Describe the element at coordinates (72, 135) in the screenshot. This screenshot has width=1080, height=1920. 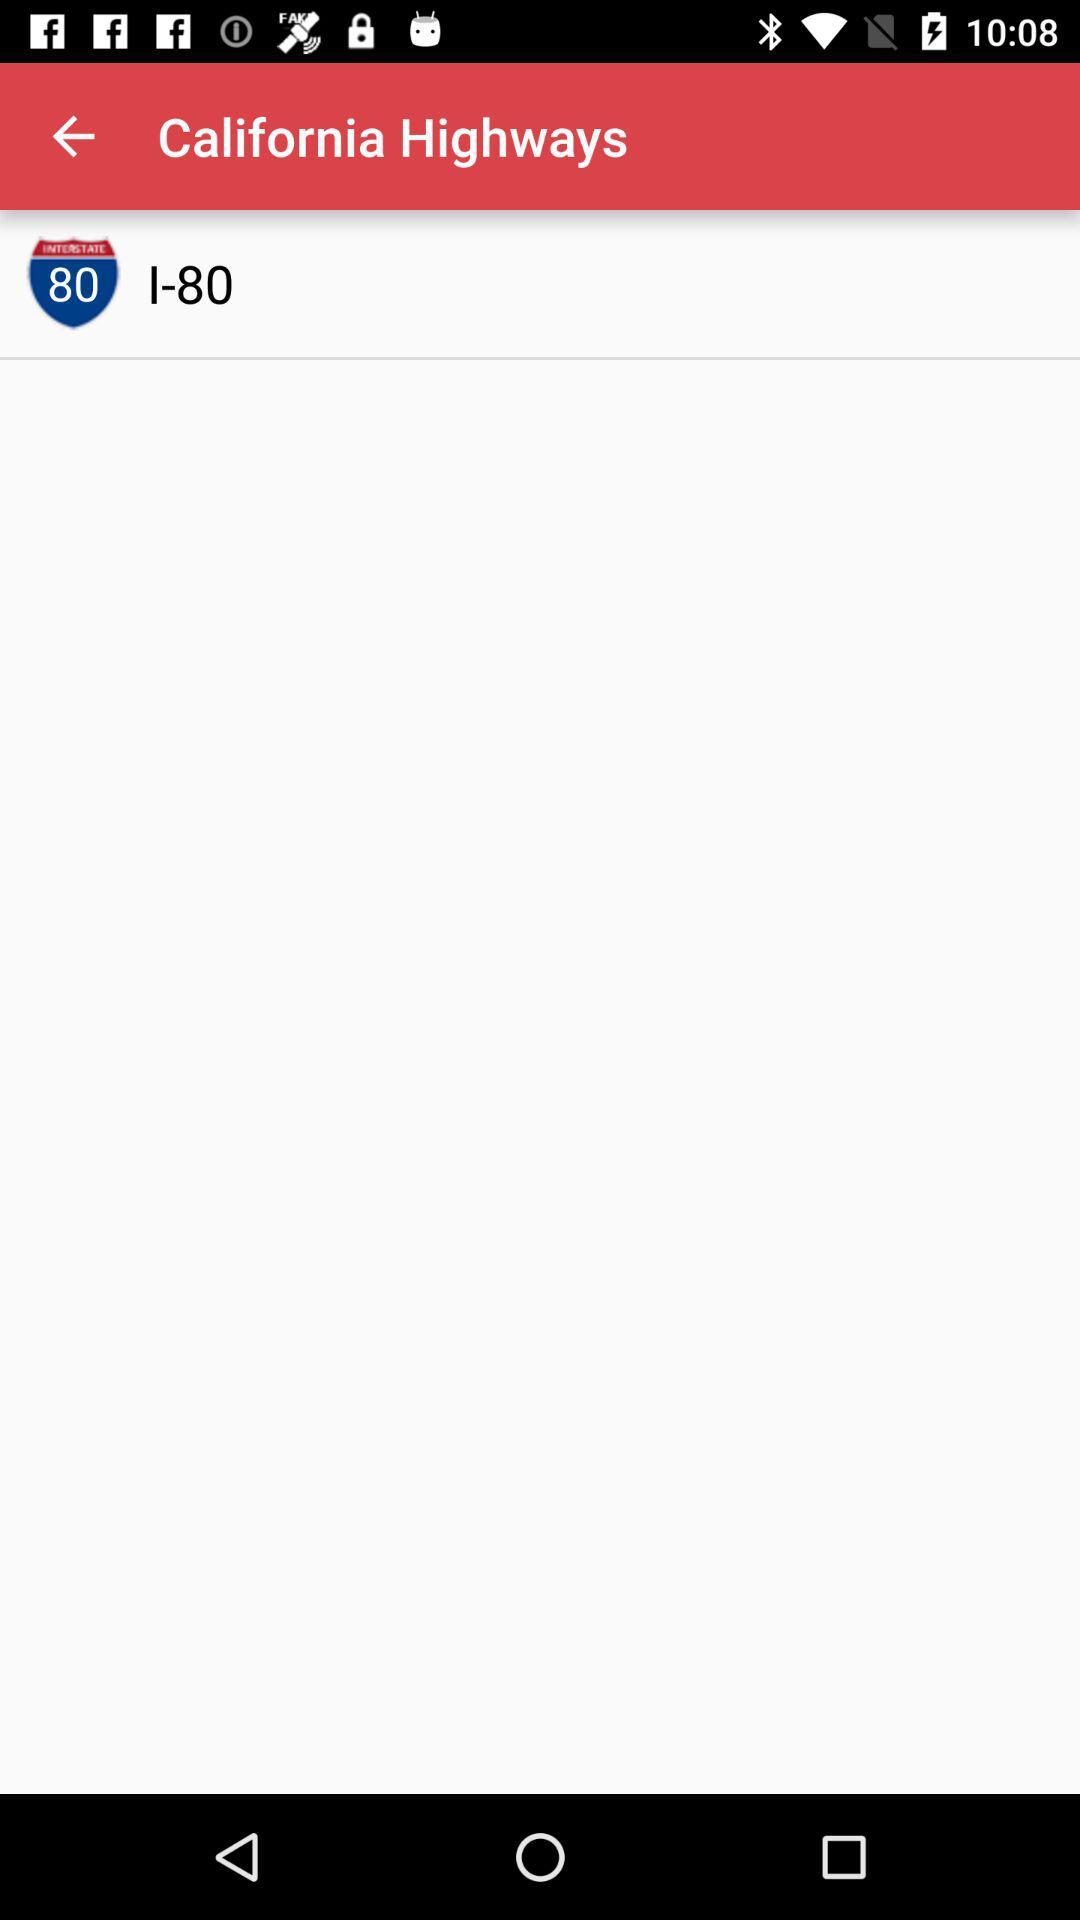
I see `icon to the left of california highways` at that location.